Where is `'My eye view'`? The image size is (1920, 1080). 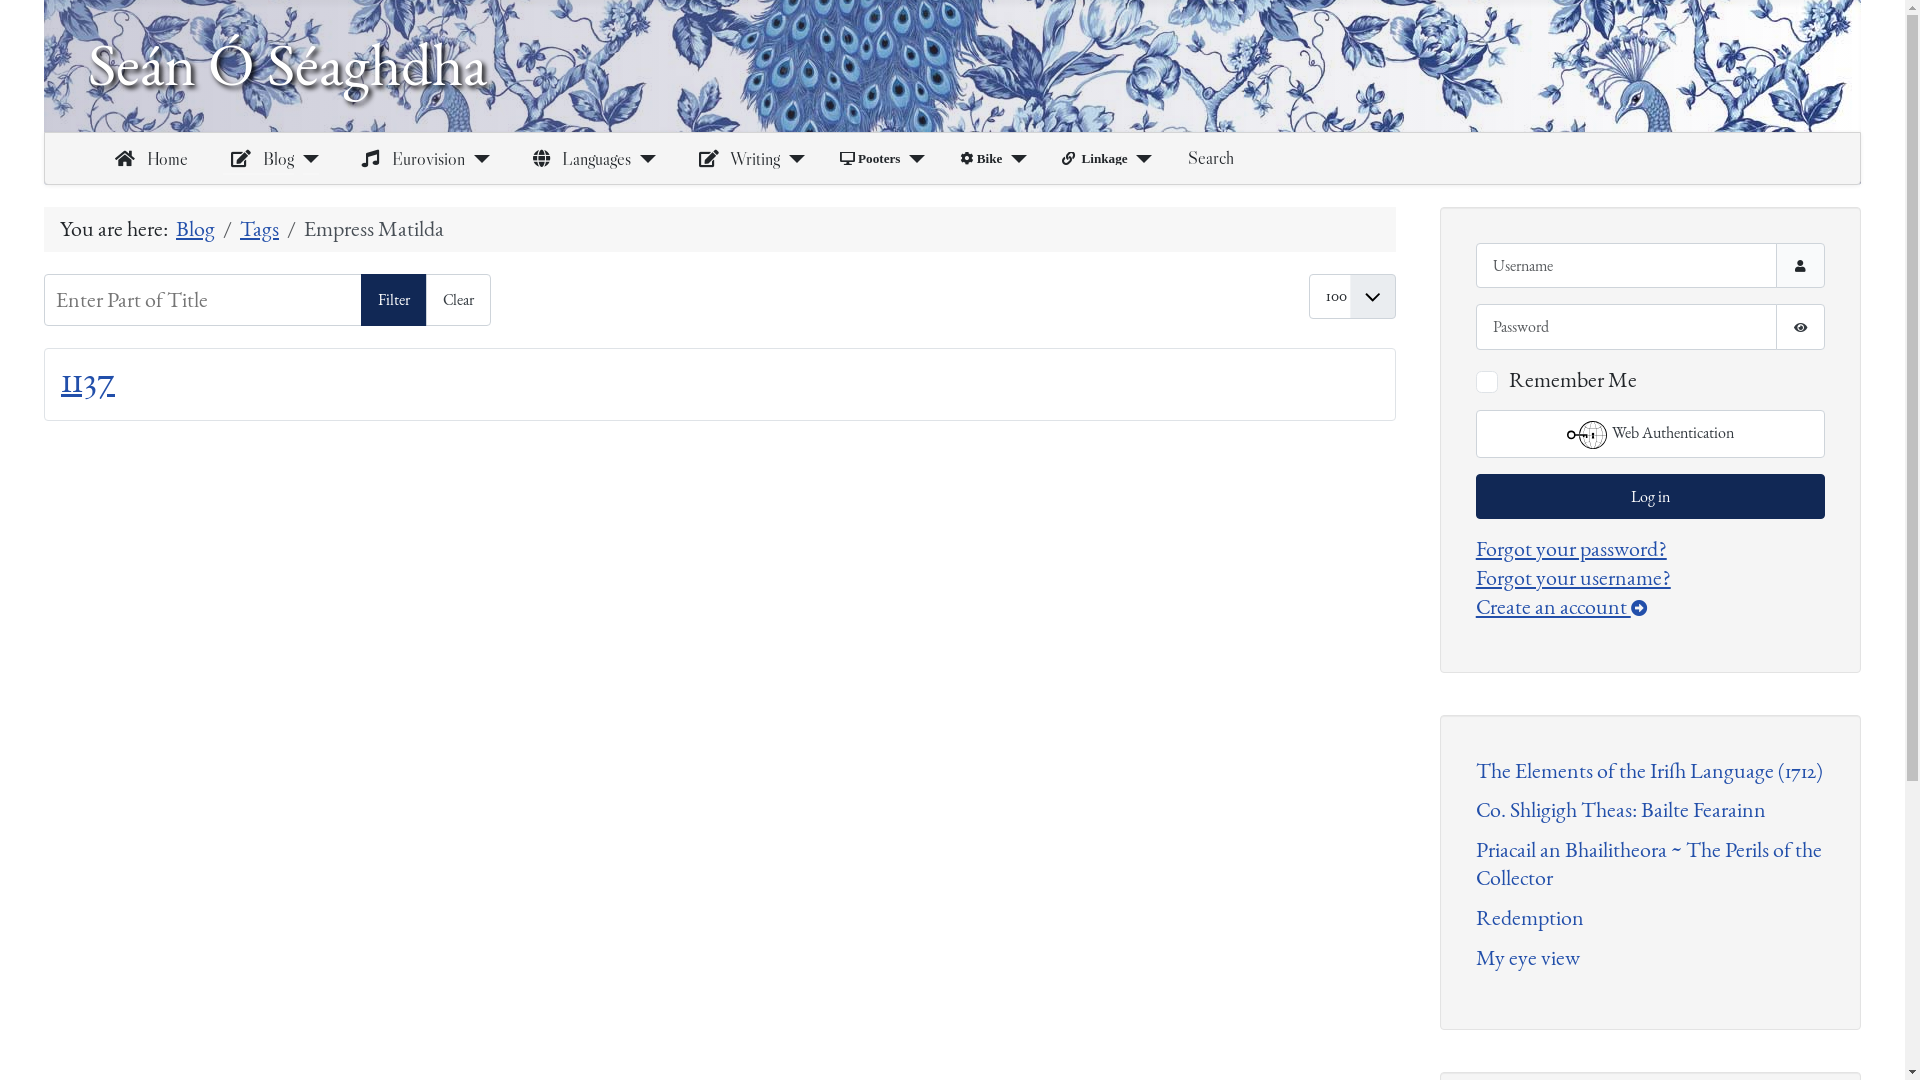
'My eye view' is located at coordinates (1526, 956).